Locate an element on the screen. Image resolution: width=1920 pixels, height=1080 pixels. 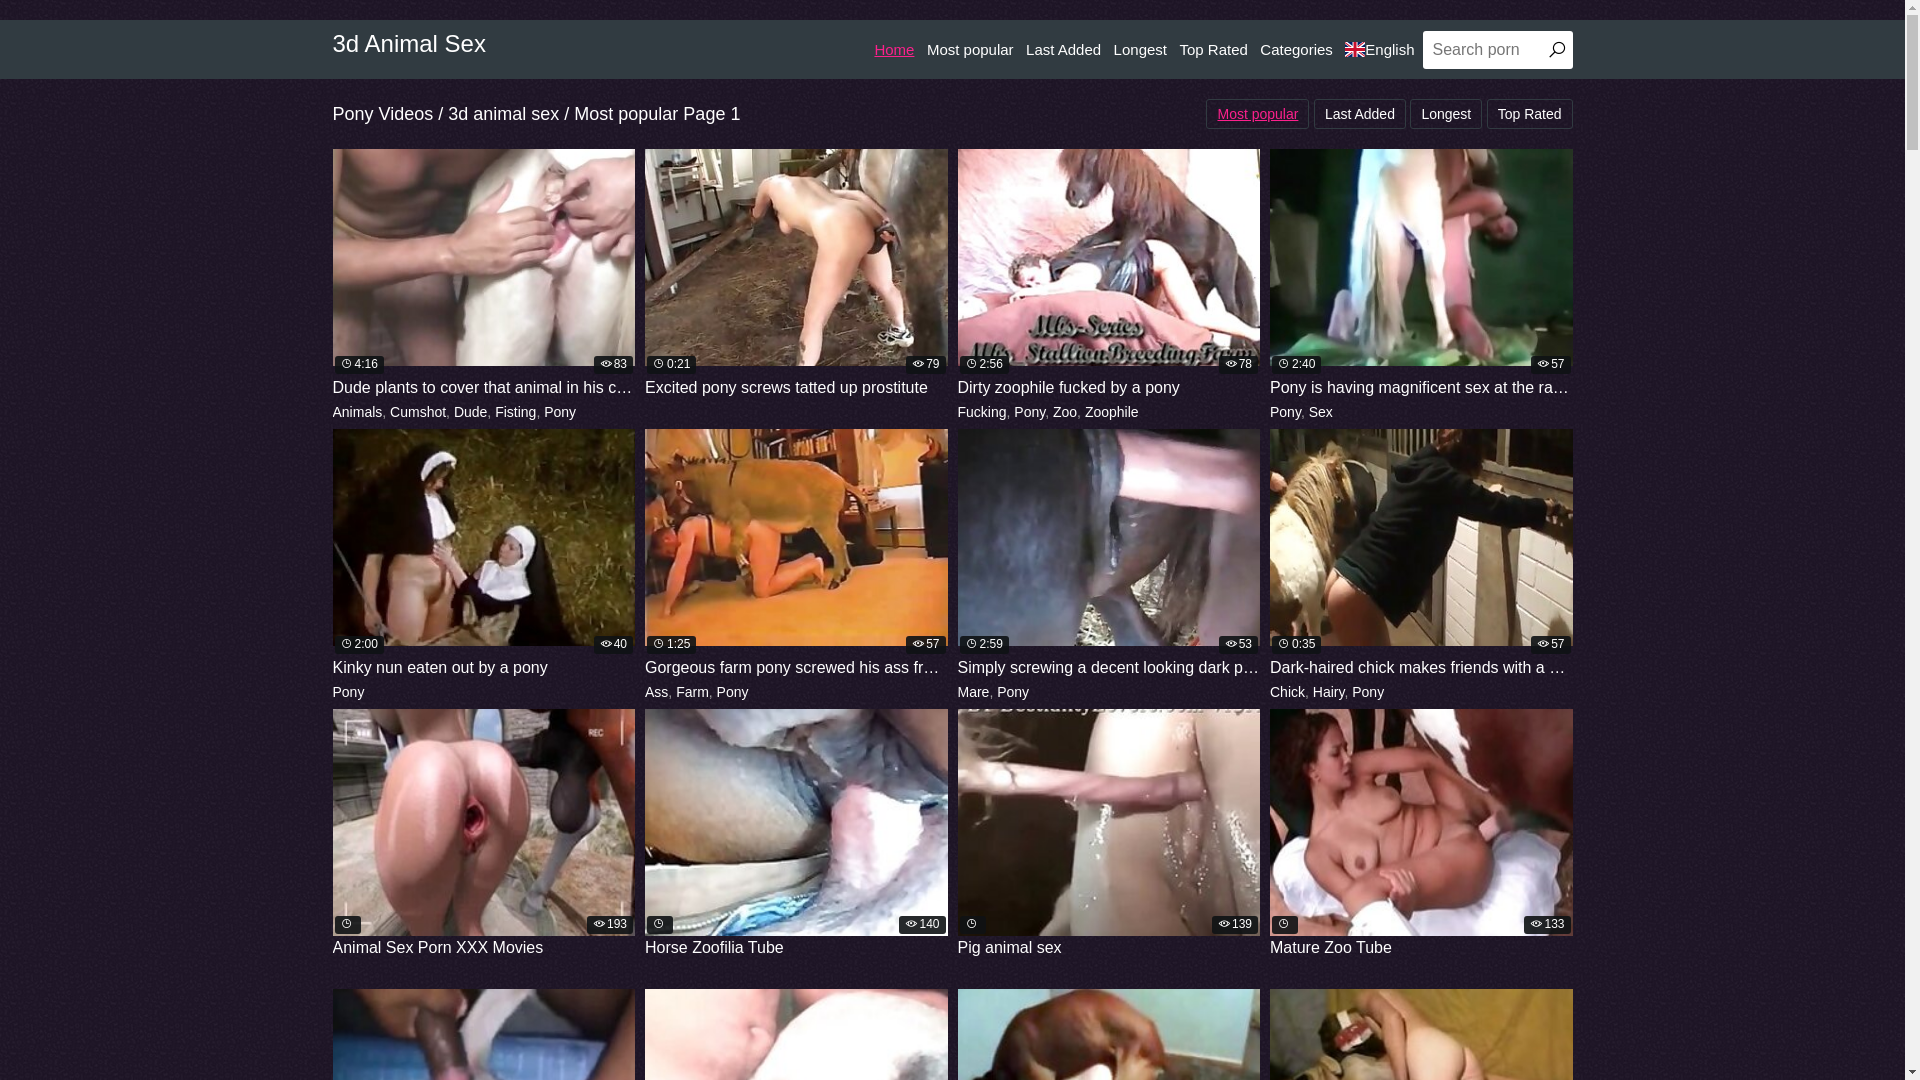
'Hairy' is located at coordinates (1329, 690).